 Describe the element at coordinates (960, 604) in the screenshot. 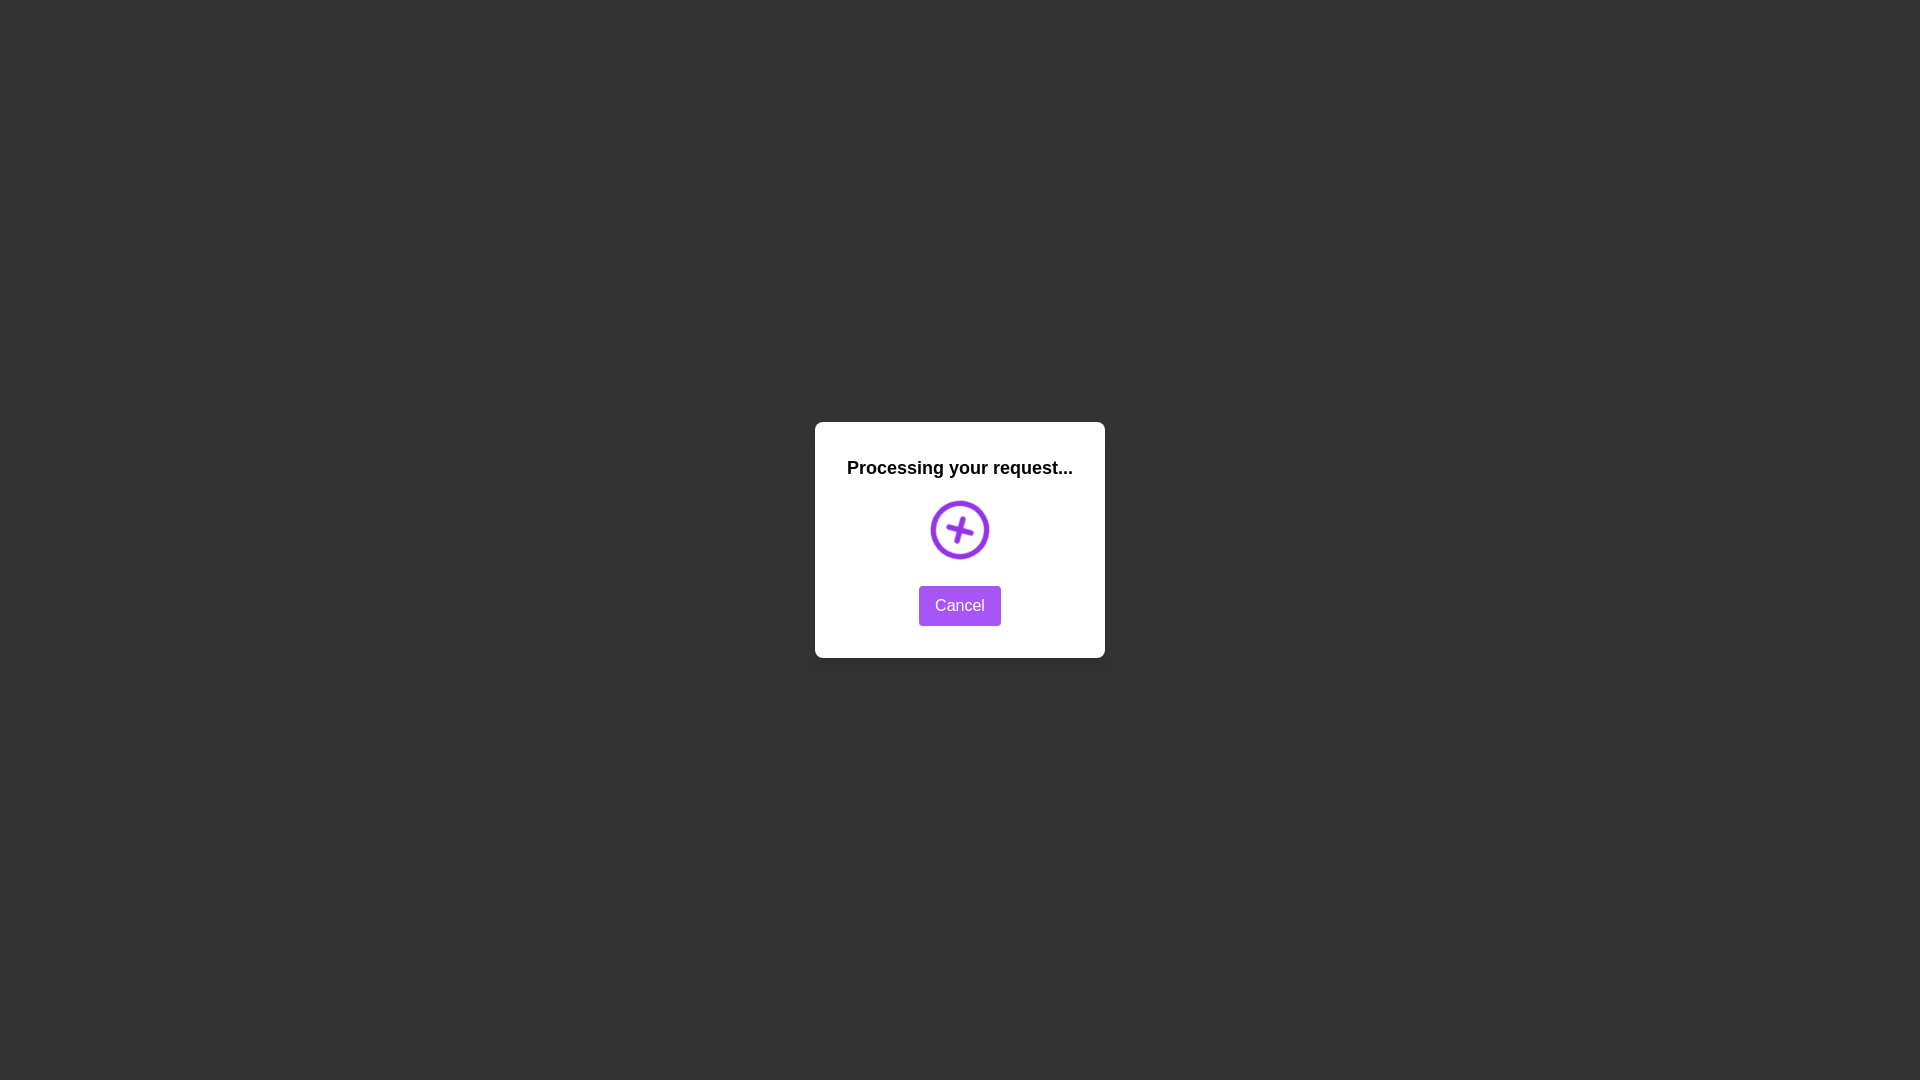

I see `the 'Cancel' button, which is a rectangular button with a purple background and white text, located at the bottom of the modal dialog box` at that location.